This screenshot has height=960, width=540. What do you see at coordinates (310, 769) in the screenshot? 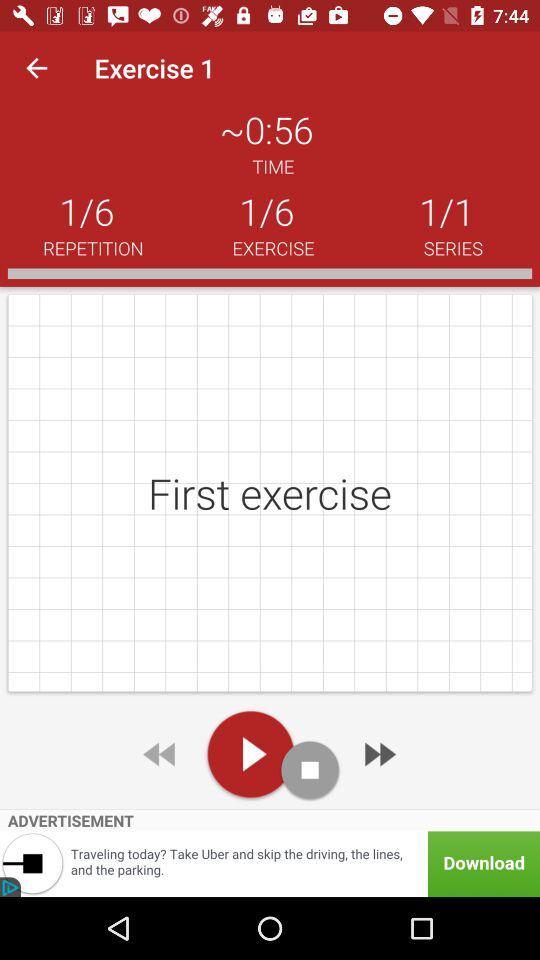
I see `the stop button` at bounding box center [310, 769].